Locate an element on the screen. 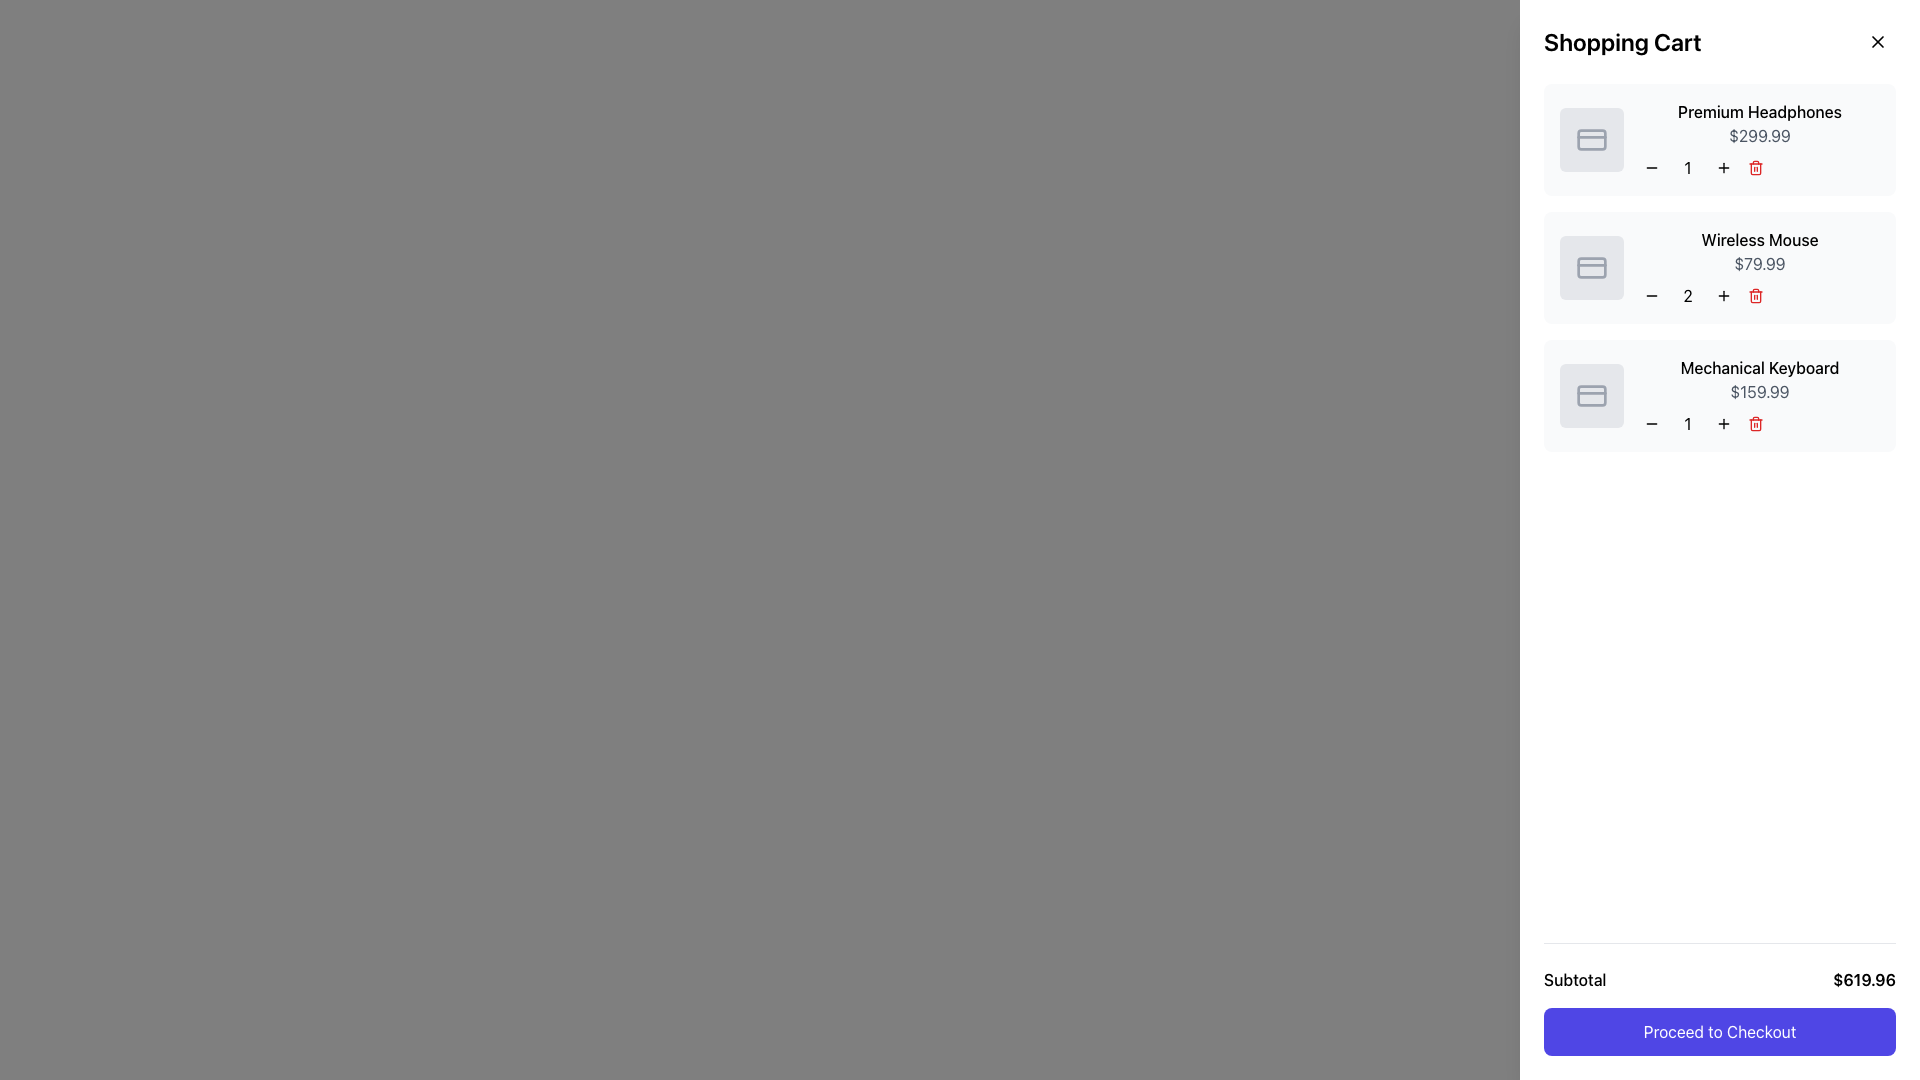 Image resolution: width=1920 pixels, height=1080 pixels. the close icon represented by an X in the top-right corner of the shopping cart interface is located at coordinates (1876, 42).